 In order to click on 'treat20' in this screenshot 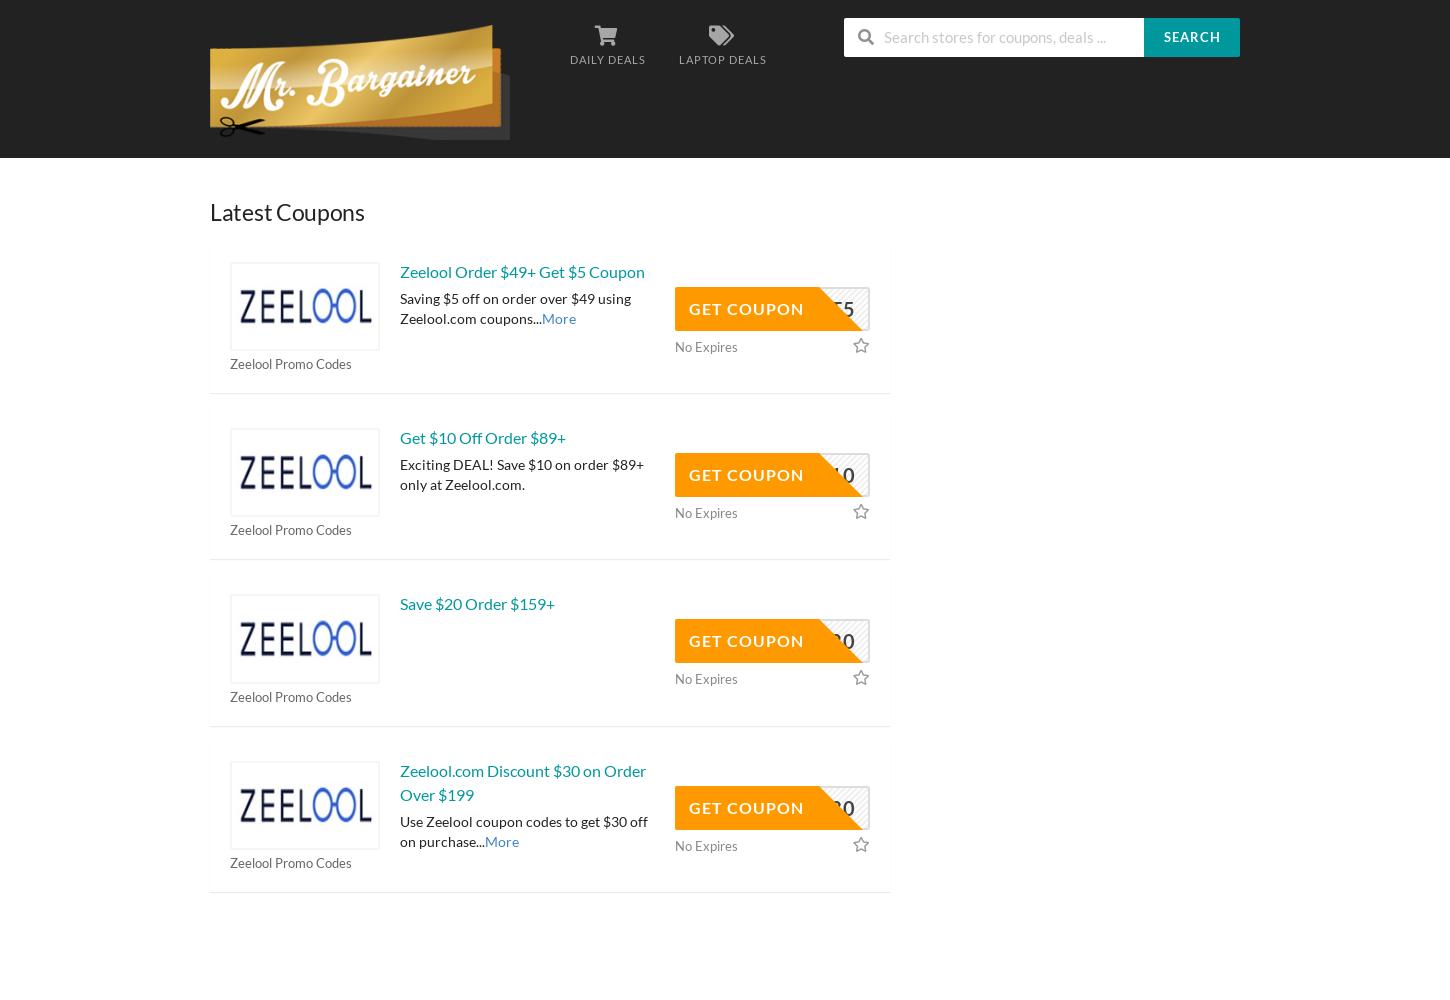, I will do `click(809, 641)`.